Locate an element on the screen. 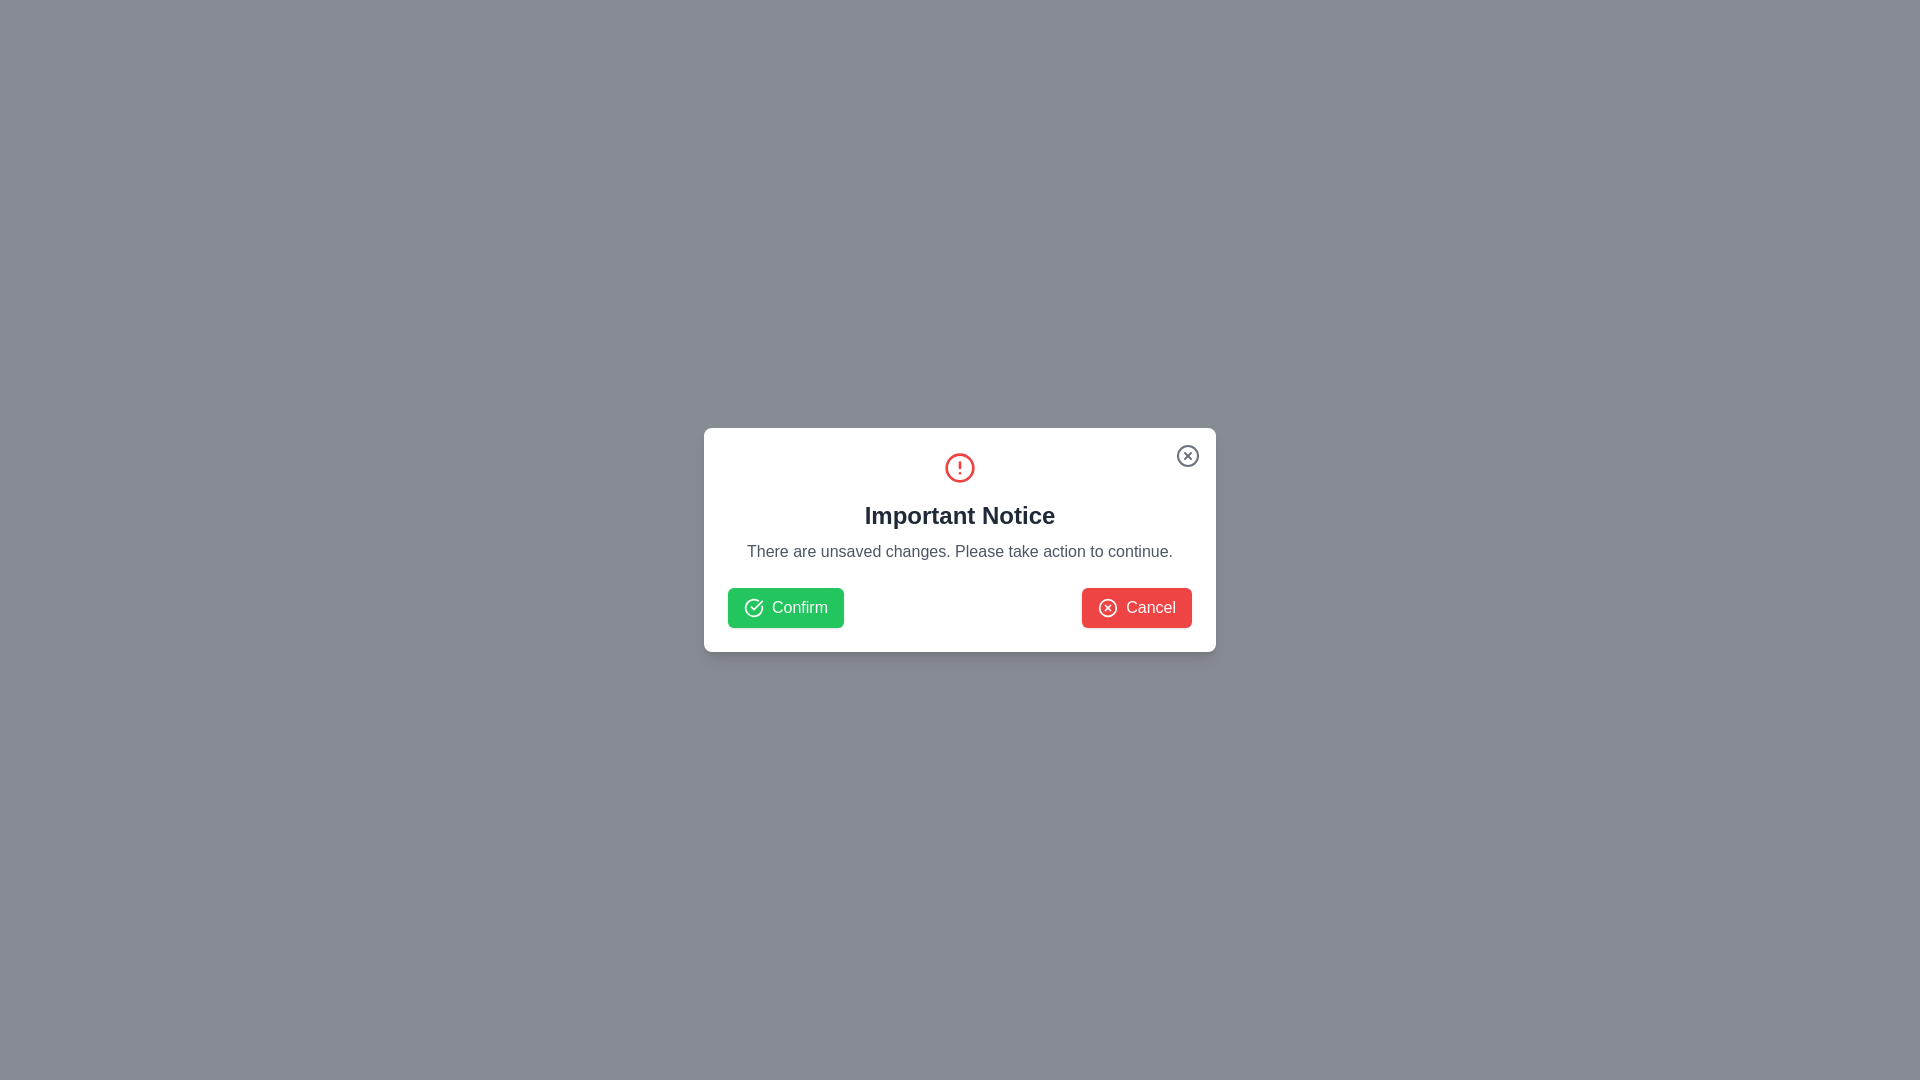 The width and height of the screenshot is (1920, 1080). the green SVG icon located to the left of the 'Confirm' button in the modal dialog, which signifies a positive action is located at coordinates (752, 607).